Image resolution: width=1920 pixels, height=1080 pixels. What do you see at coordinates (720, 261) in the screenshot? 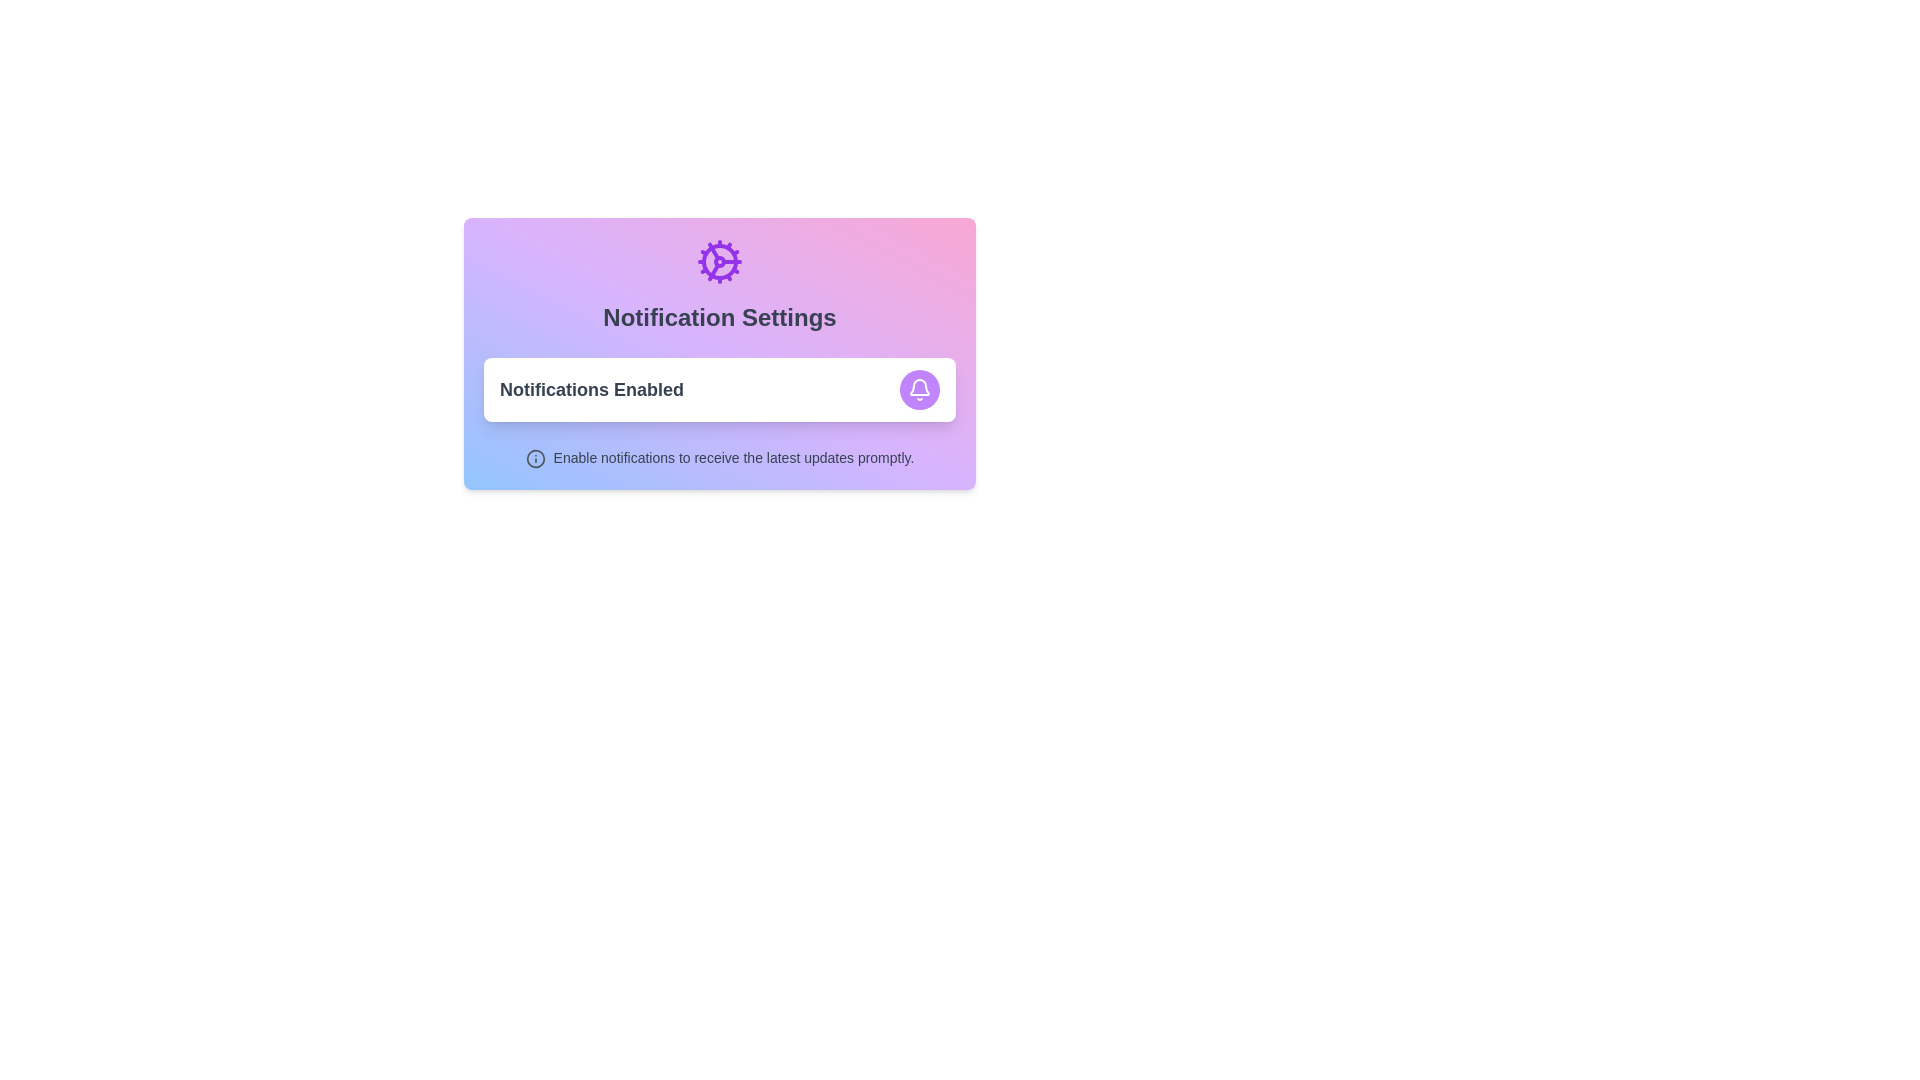
I see `the Decorative Icon positioned at the top center of the card layout, above the title 'Notification Settings'` at bounding box center [720, 261].